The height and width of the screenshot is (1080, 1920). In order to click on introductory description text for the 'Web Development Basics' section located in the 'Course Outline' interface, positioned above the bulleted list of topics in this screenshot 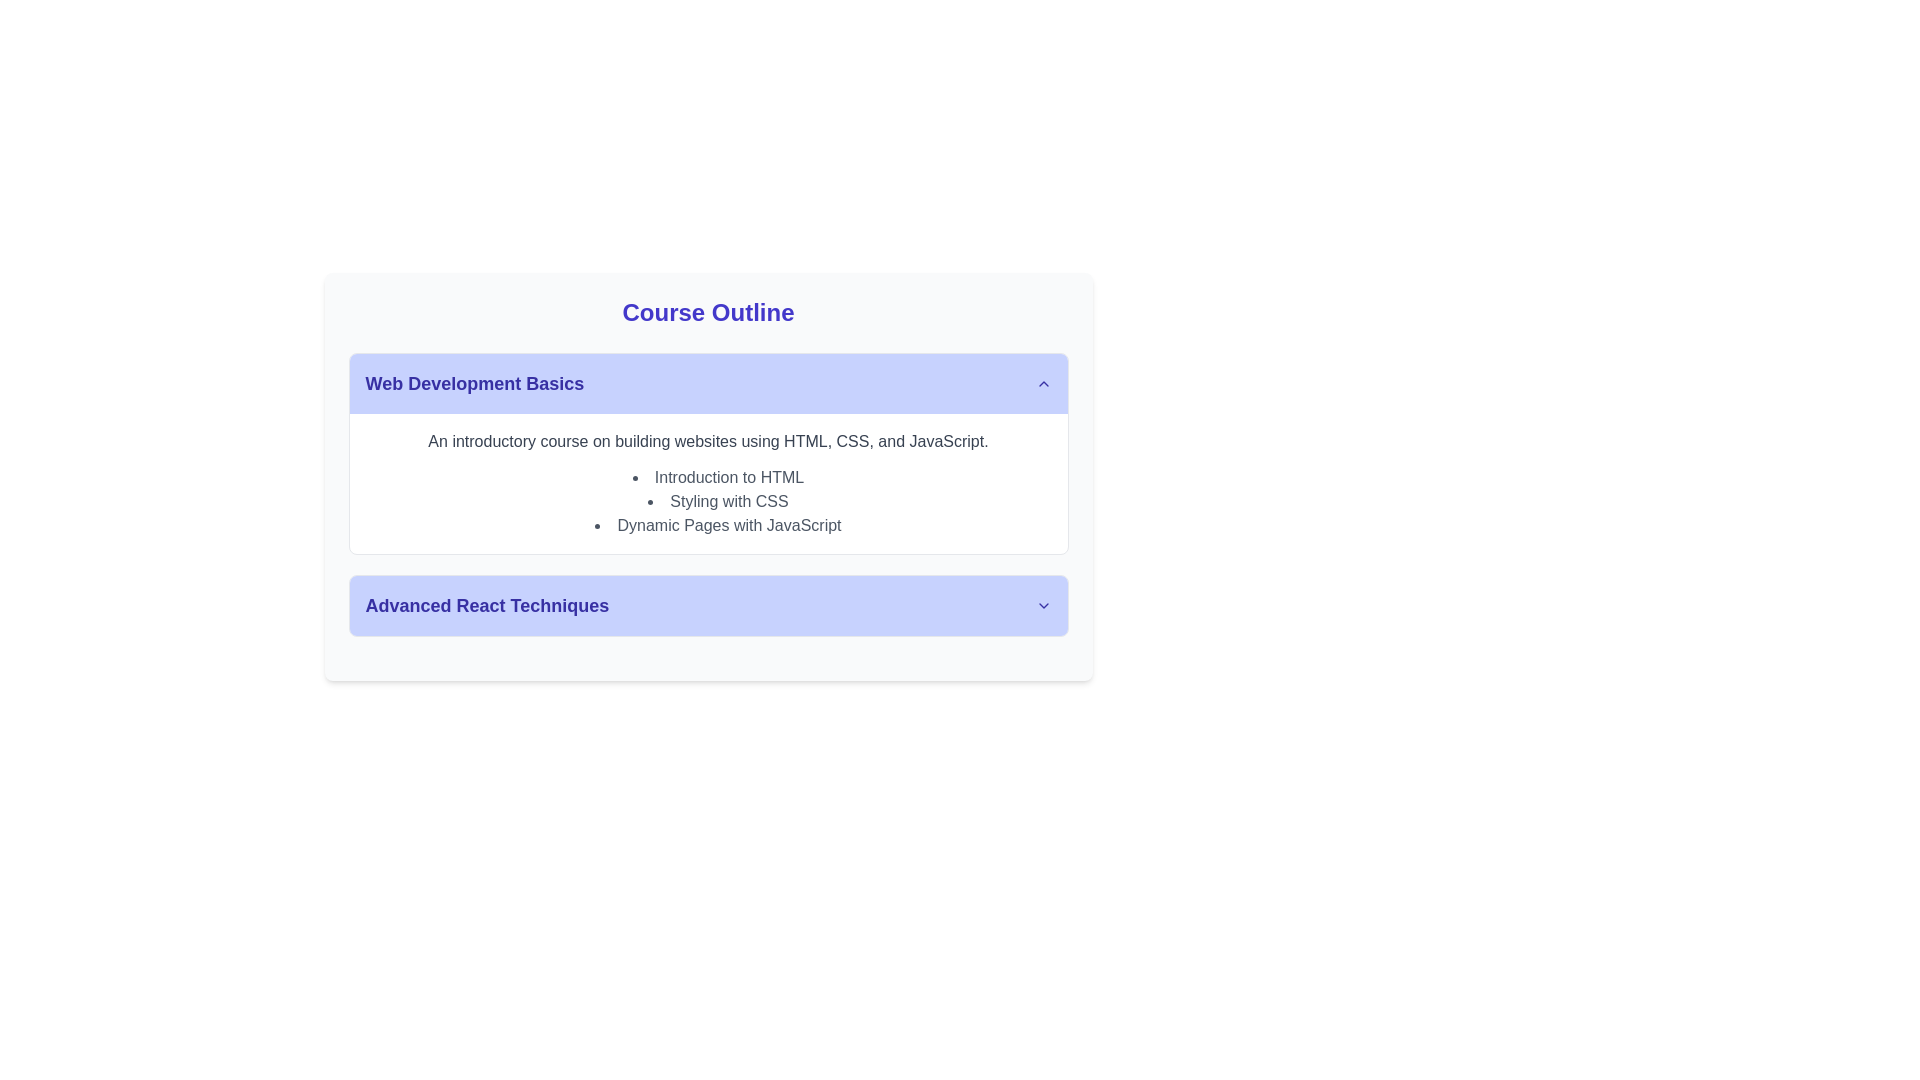, I will do `click(708, 441)`.